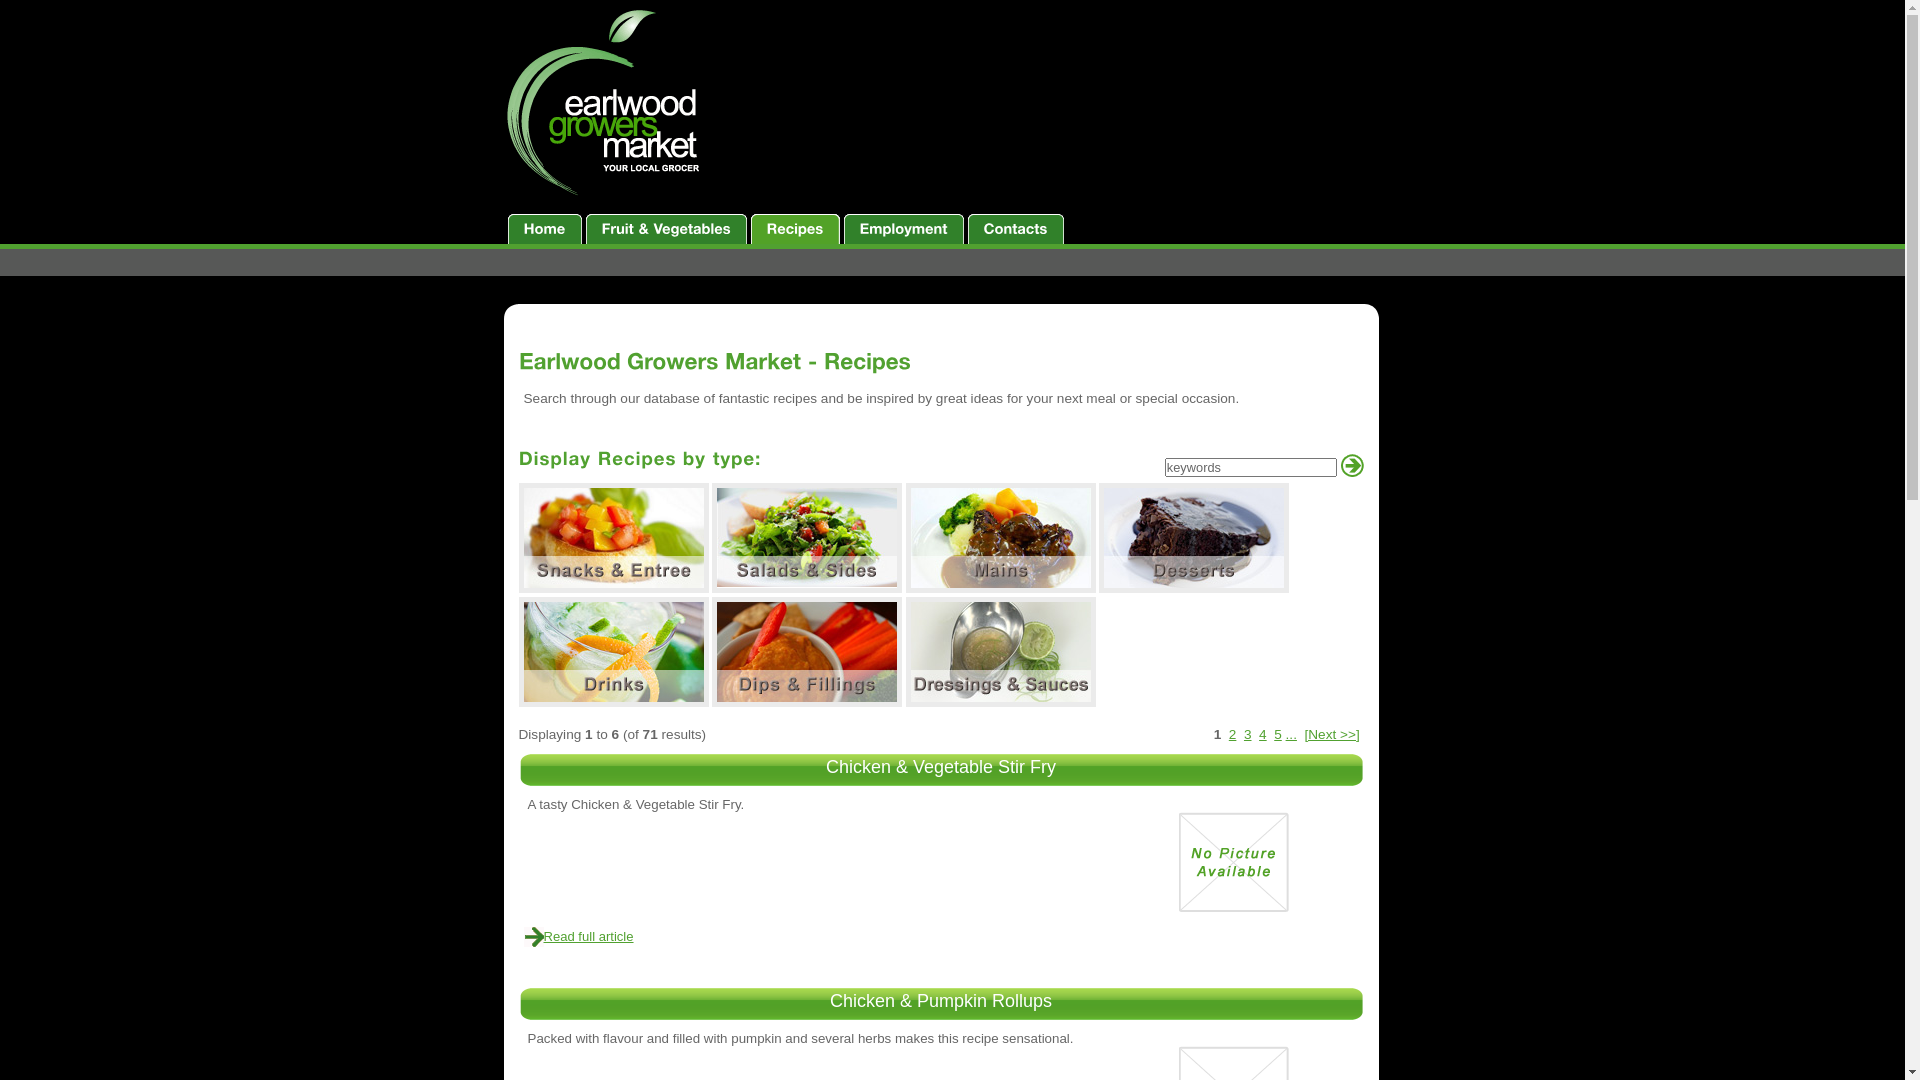 The image size is (1920, 1080). What do you see at coordinates (1331, 734) in the screenshot?
I see `'[Next >>]'` at bounding box center [1331, 734].